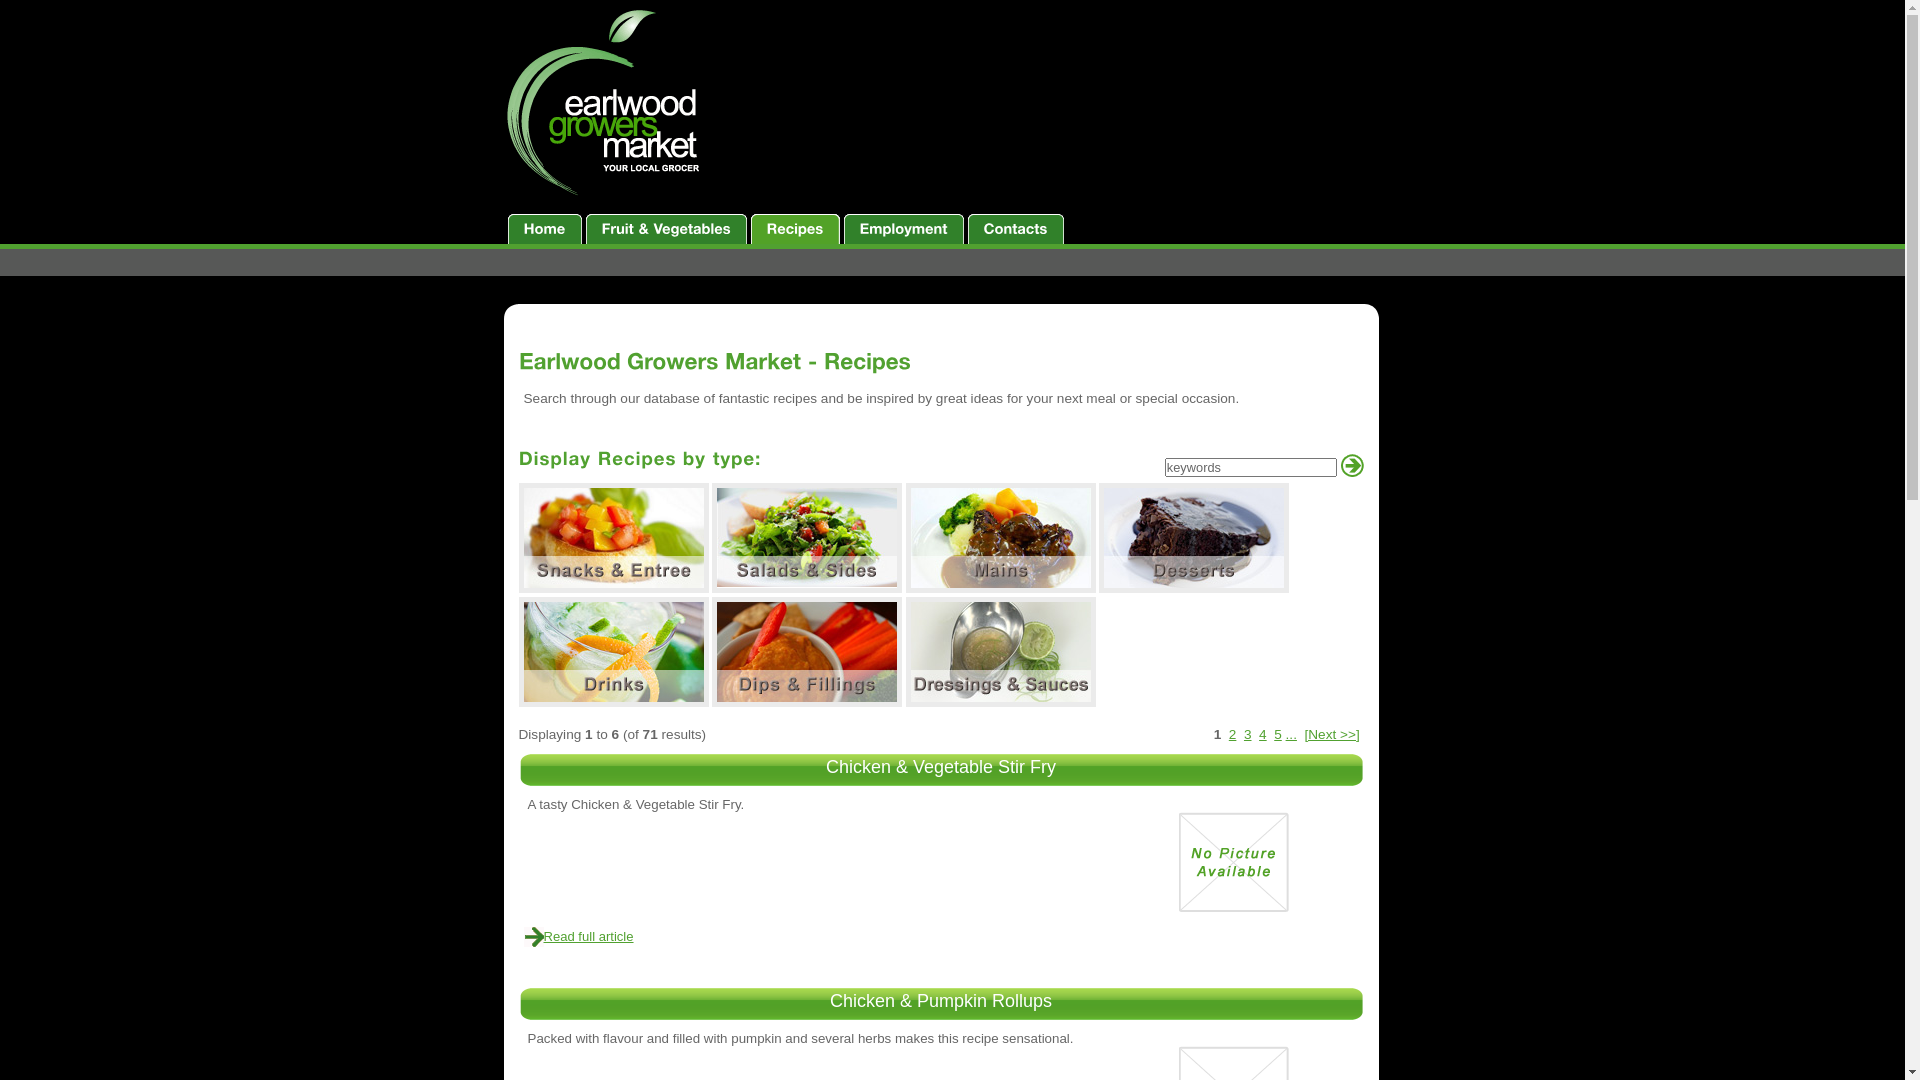 The image size is (1920, 1080). What do you see at coordinates (1331, 734) in the screenshot?
I see `'[Next >>]'` at bounding box center [1331, 734].